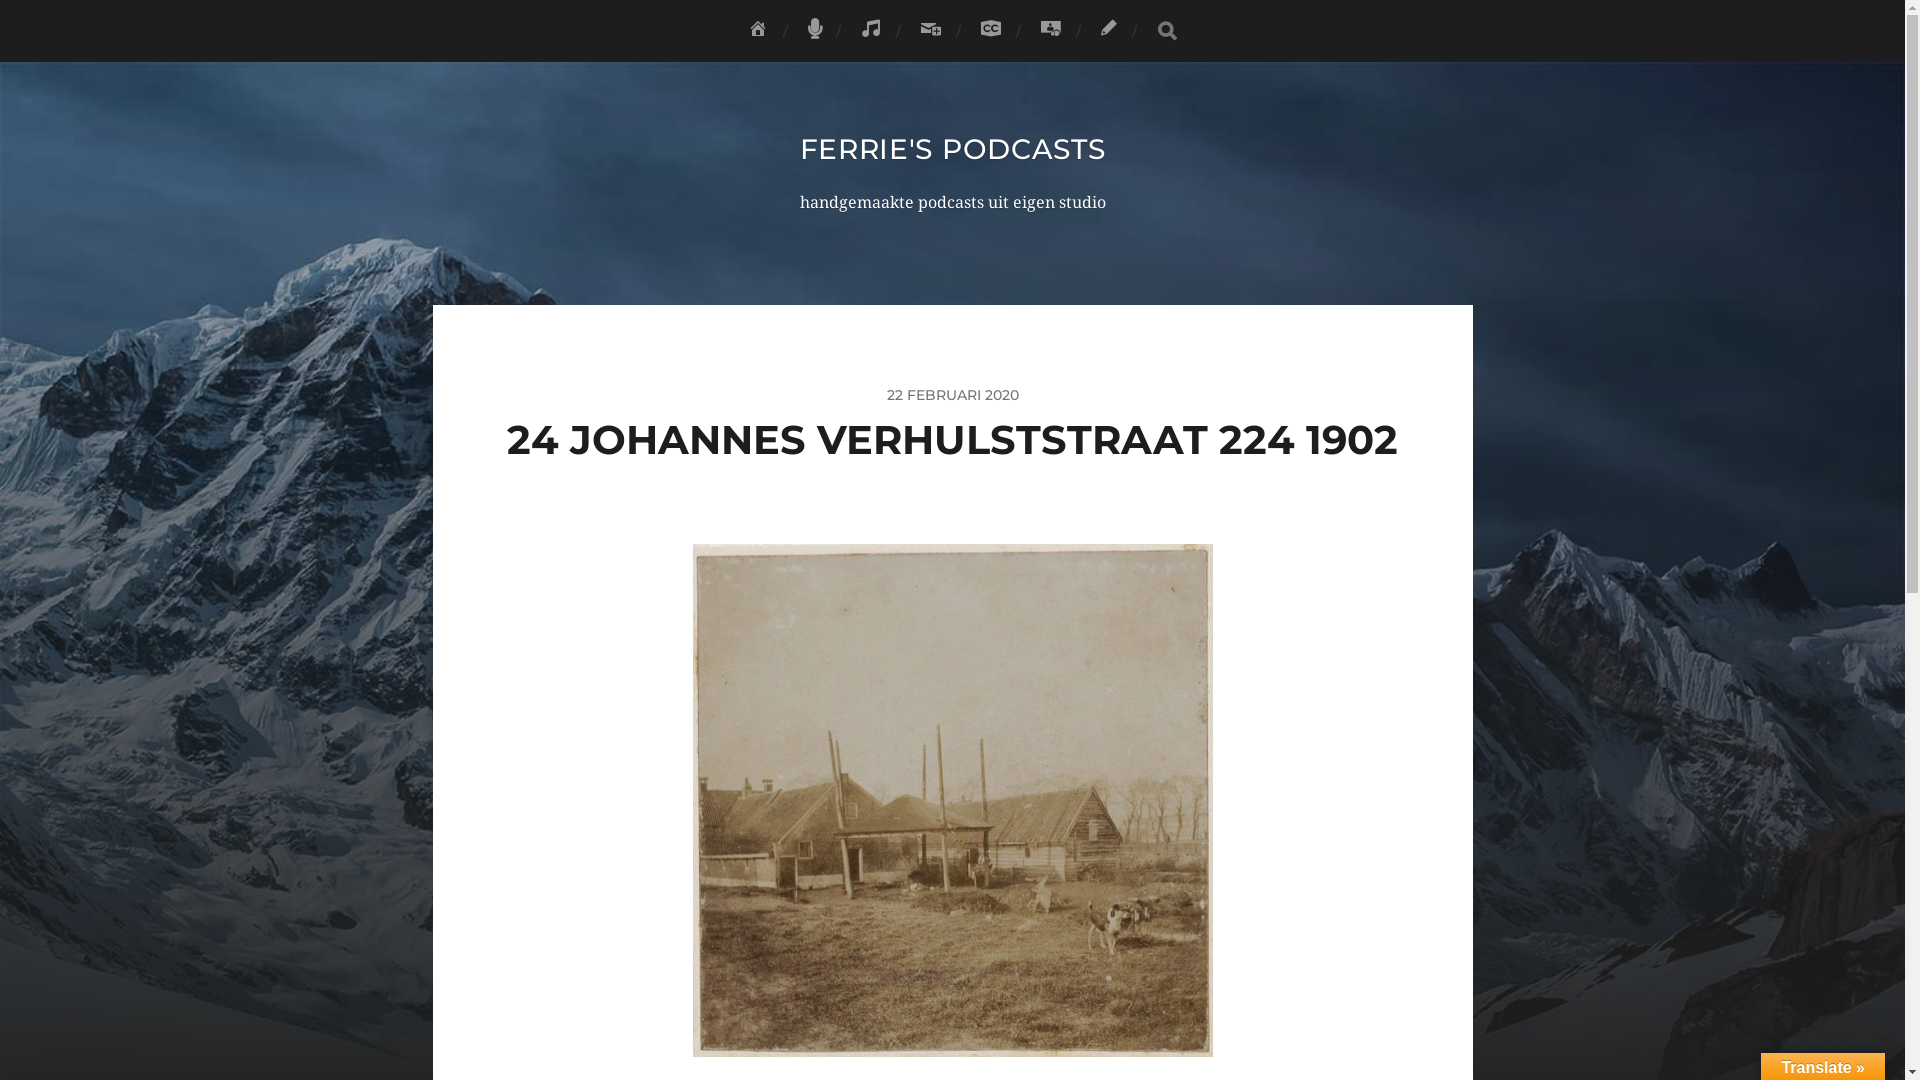 The image size is (1920, 1080). What do you see at coordinates (952, 148) in the screenshot?
I see `'FERRIE'S PODCASTS'` at bounding box center [952, 148].